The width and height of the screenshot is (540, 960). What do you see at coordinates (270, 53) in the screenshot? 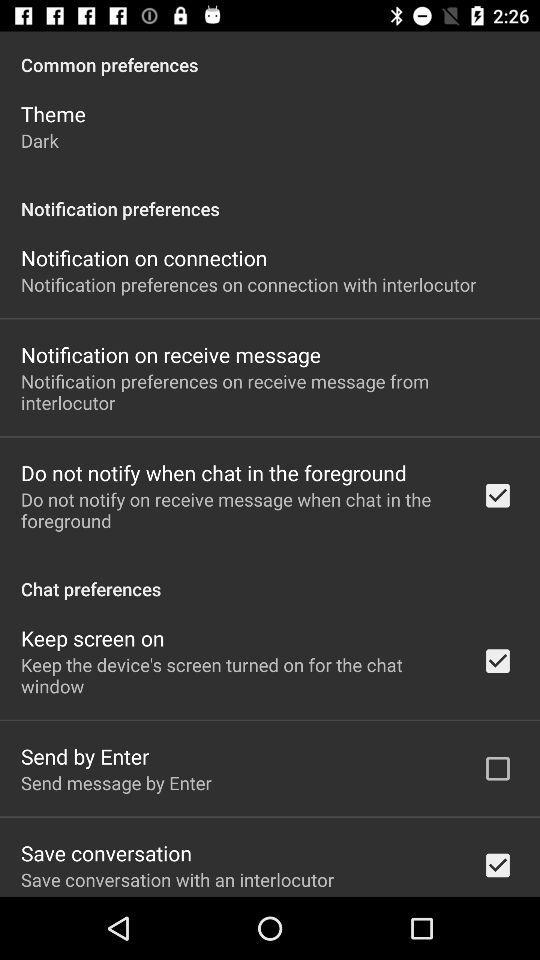
I see `item above theme app` at bounding box center [270, 53].